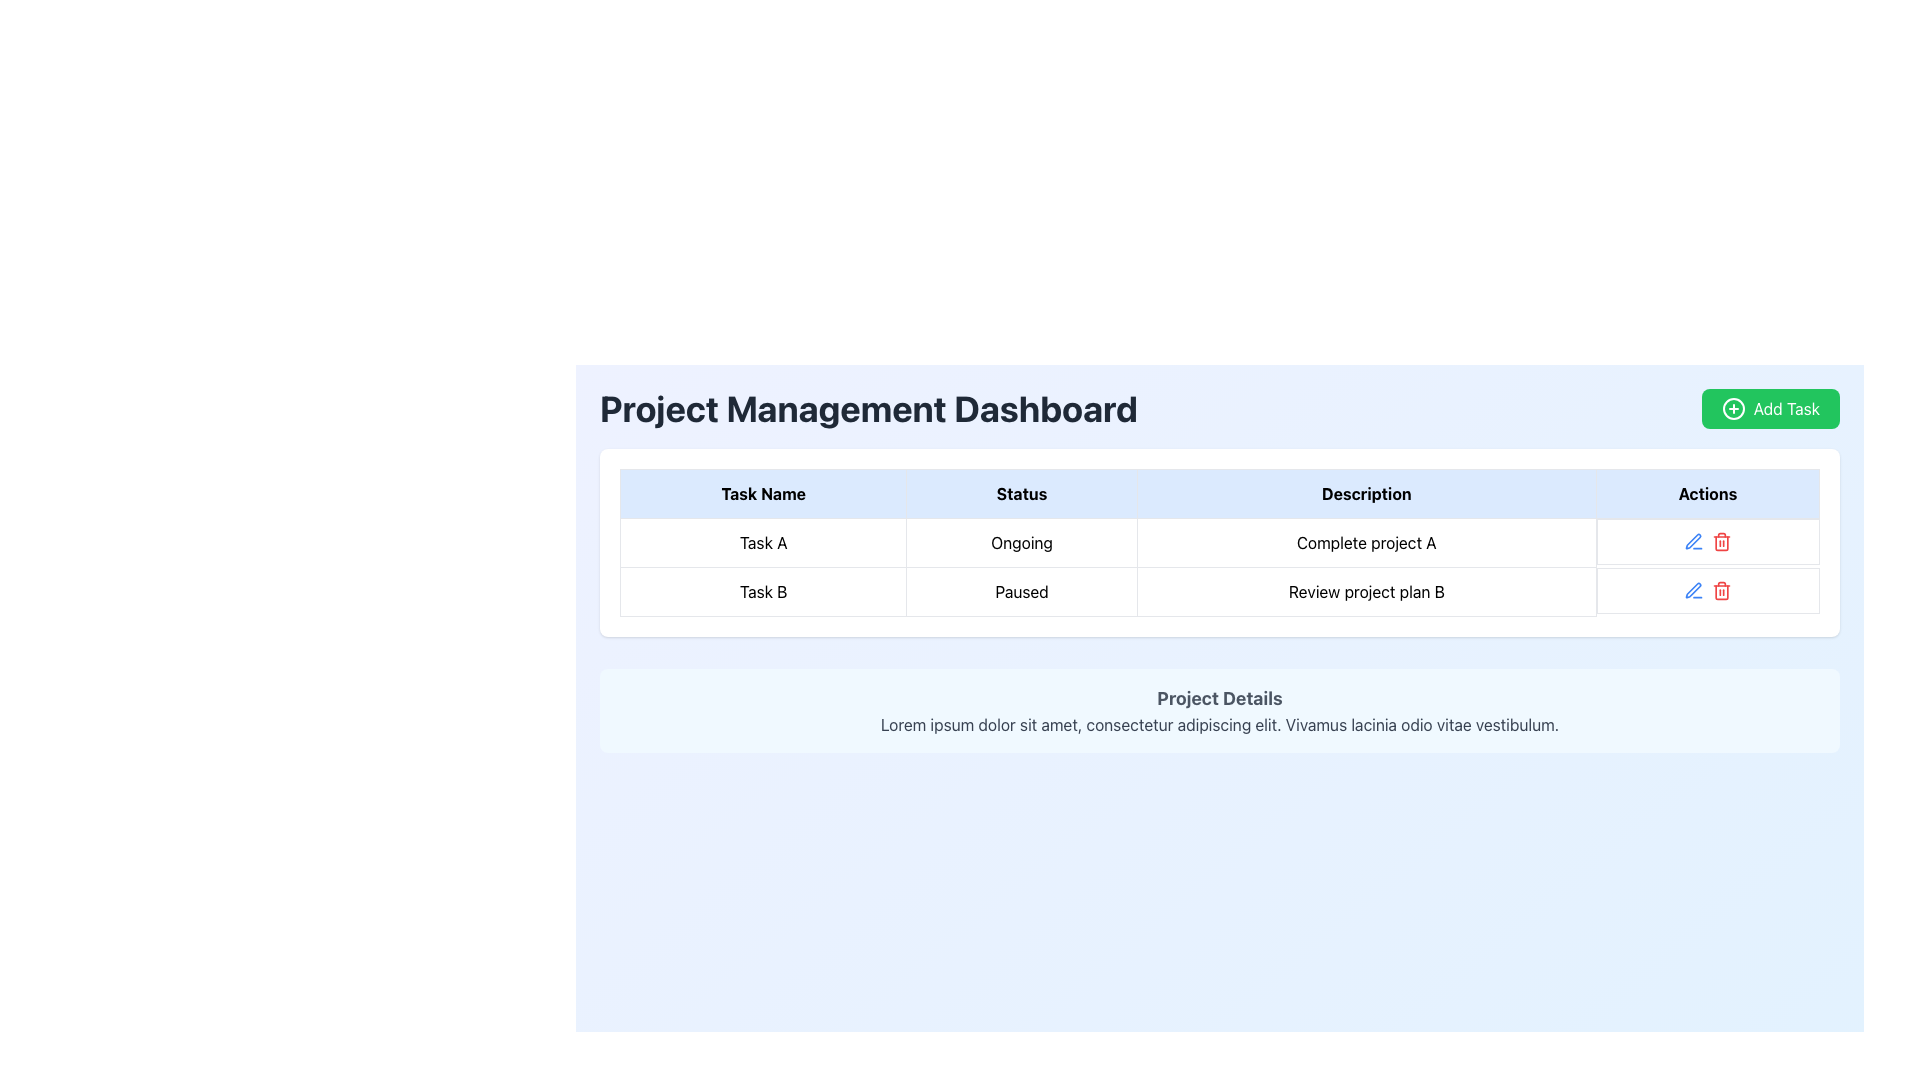 The height and width of the screenshot is (1080, 1920). What do you see at coordinates (1770, 407) in the screenshot?
I see `the 'Add Task' button located` at bounding box center [1770, 407].